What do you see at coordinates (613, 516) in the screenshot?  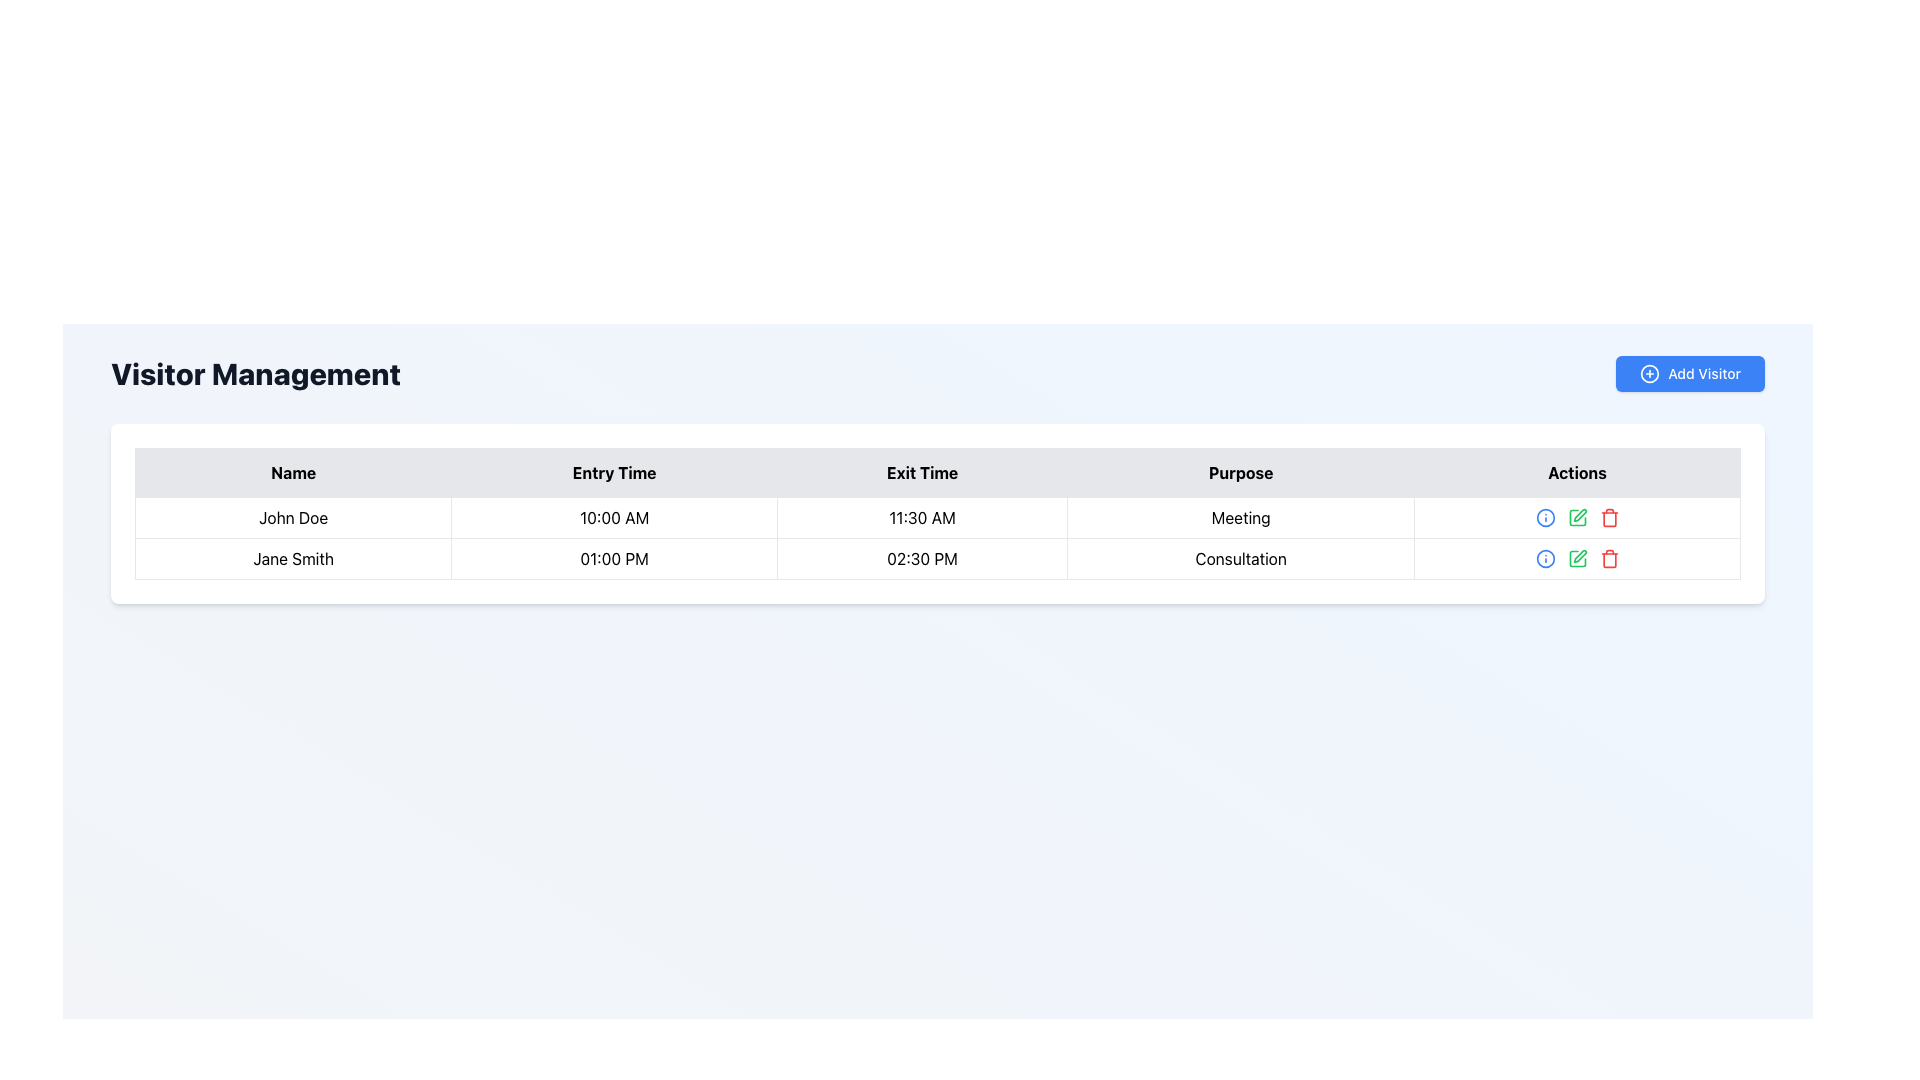 I see `the 'Entry Time' text element in the 'Visitor Management' interface, which displays the entry time of a visitor, specifically located in the second column of the first row of the table, aligning with 'John Doe'` at bounding box center [613, 516].